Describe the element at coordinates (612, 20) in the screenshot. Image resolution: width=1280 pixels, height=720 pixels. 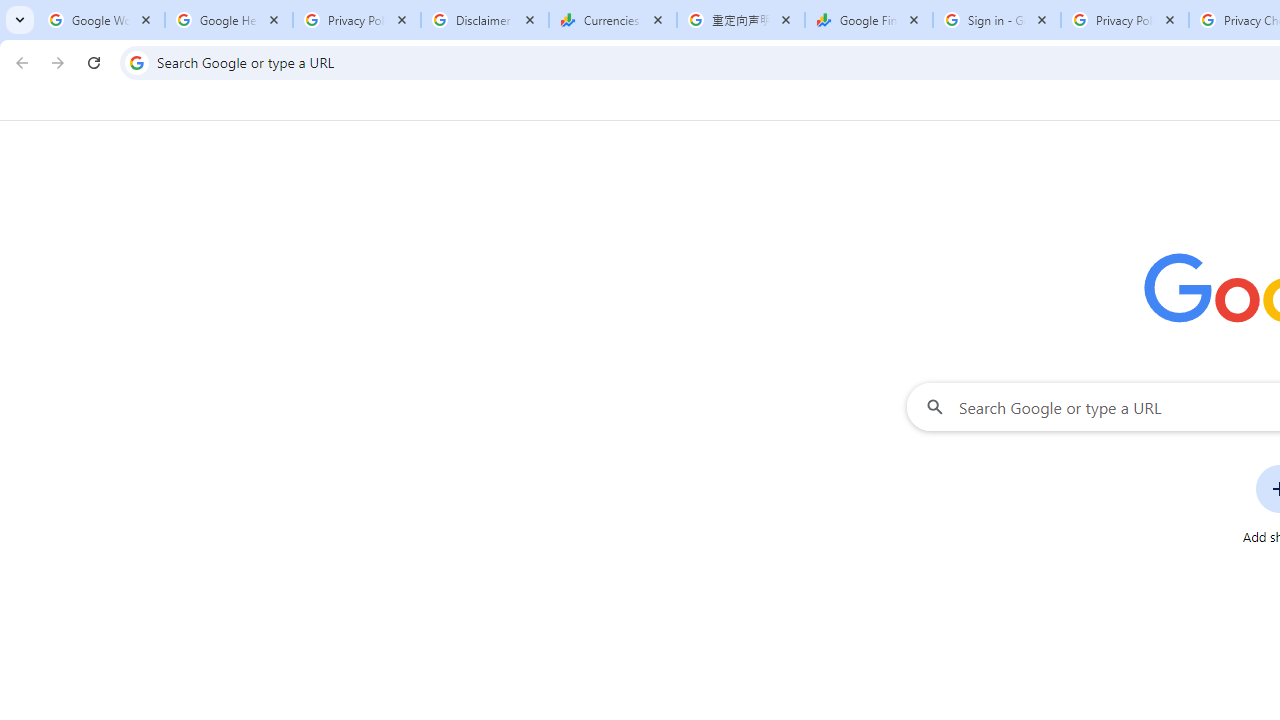
I see `'Currencies - Google Finance'` at that location.